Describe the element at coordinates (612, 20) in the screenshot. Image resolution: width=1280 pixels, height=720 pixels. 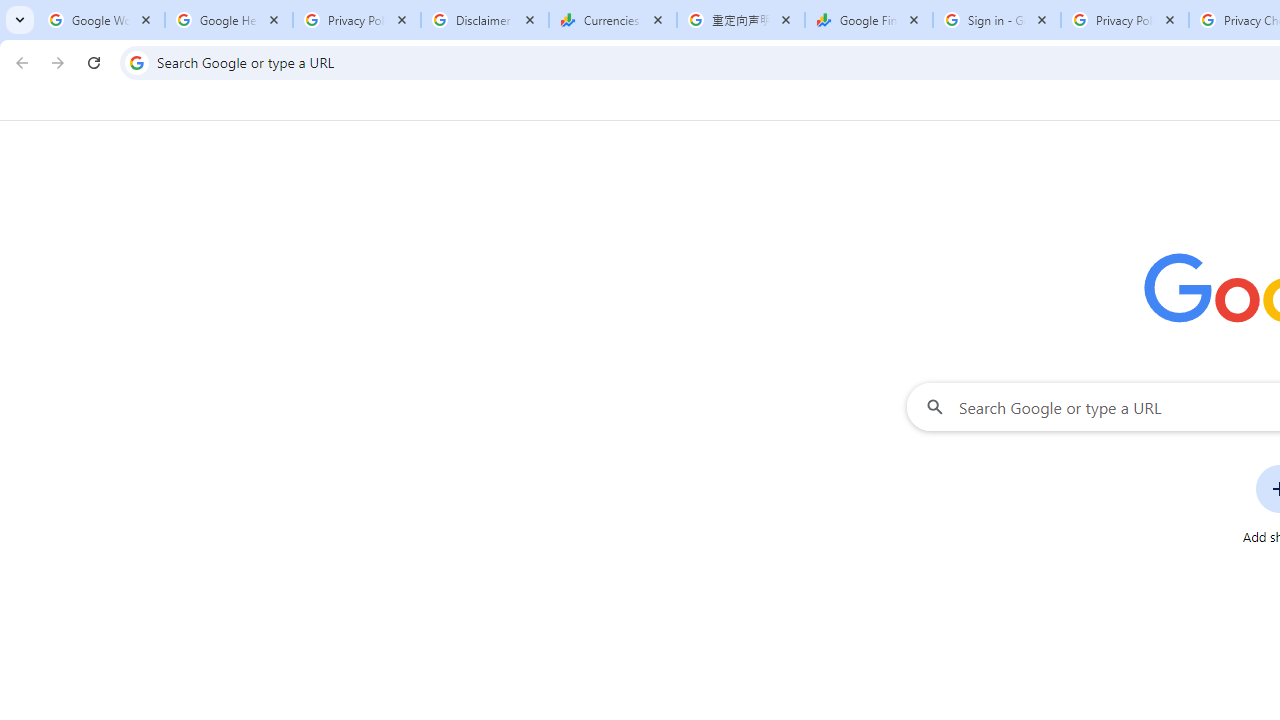
I see `'Currencies - Google Finance'` at that location.